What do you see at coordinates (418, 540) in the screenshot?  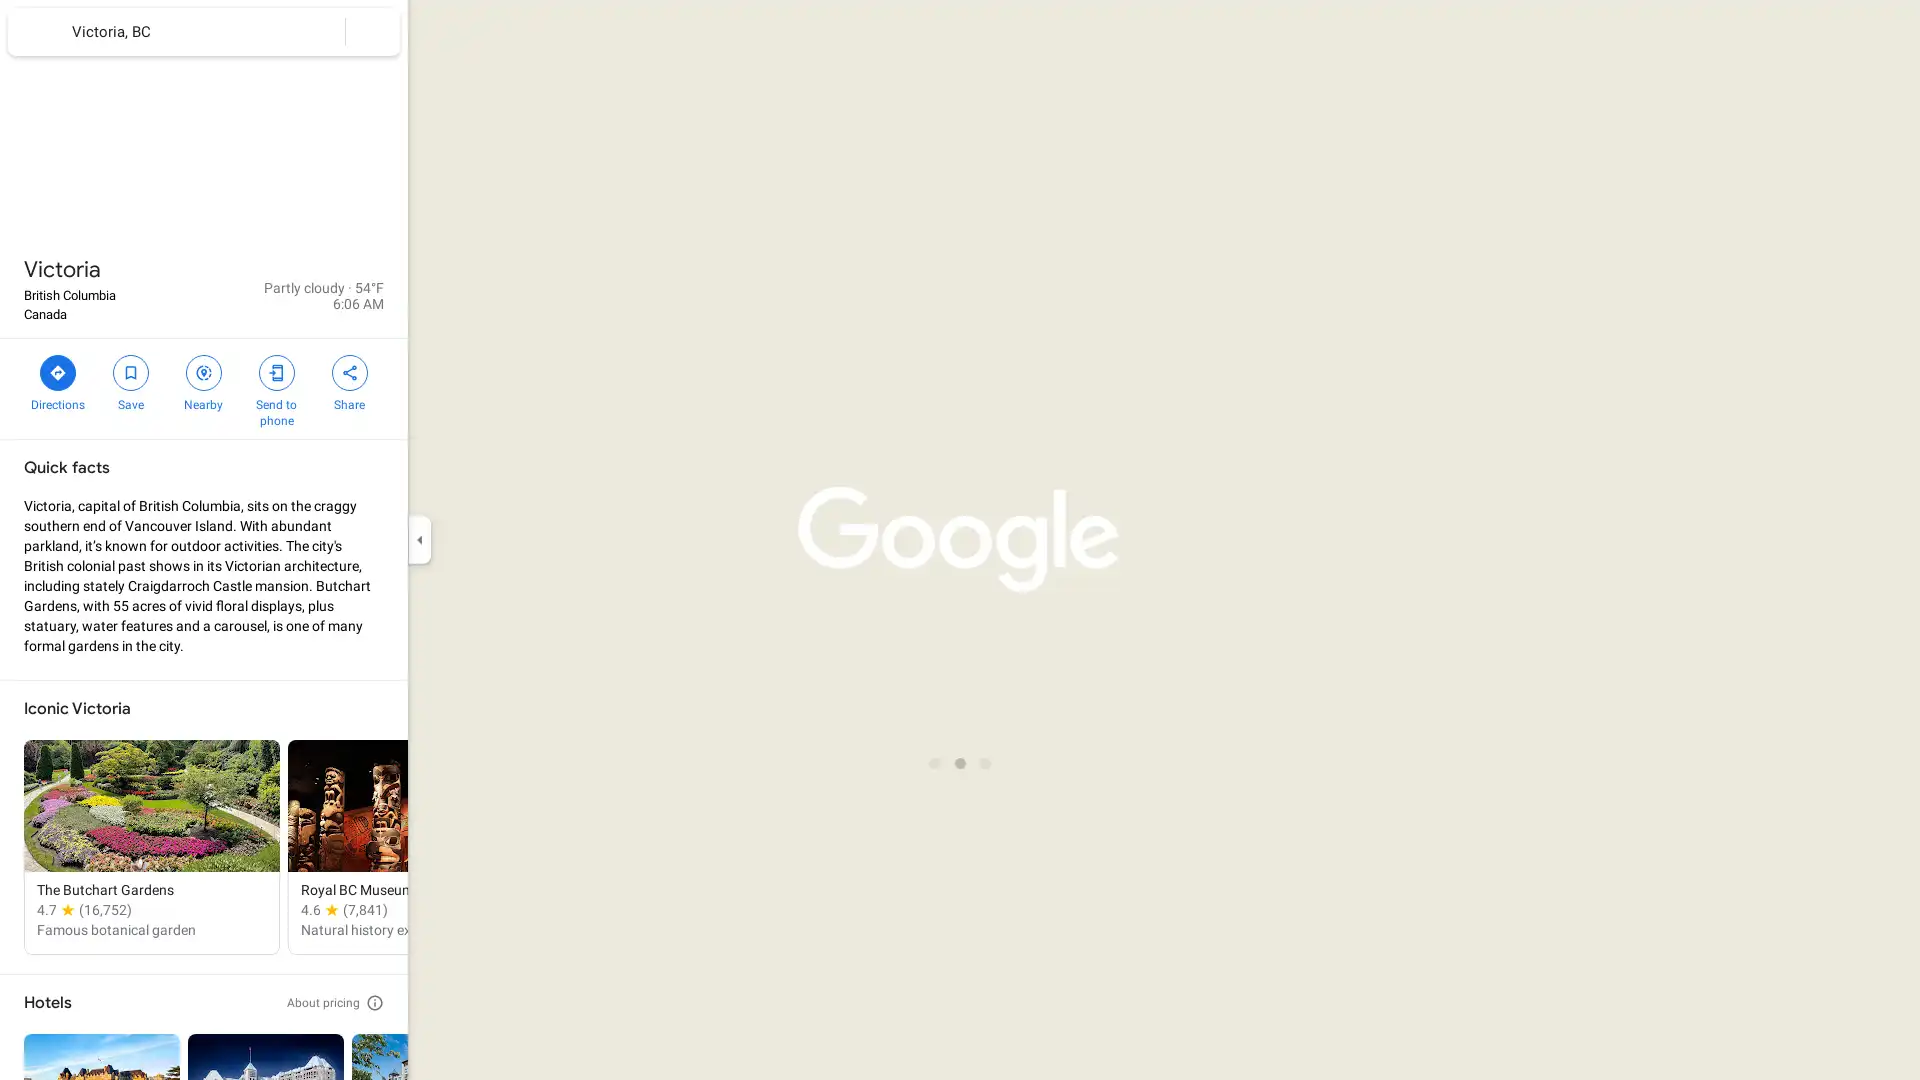 I see `Collapse side panel` at bounding box center [418, 540].